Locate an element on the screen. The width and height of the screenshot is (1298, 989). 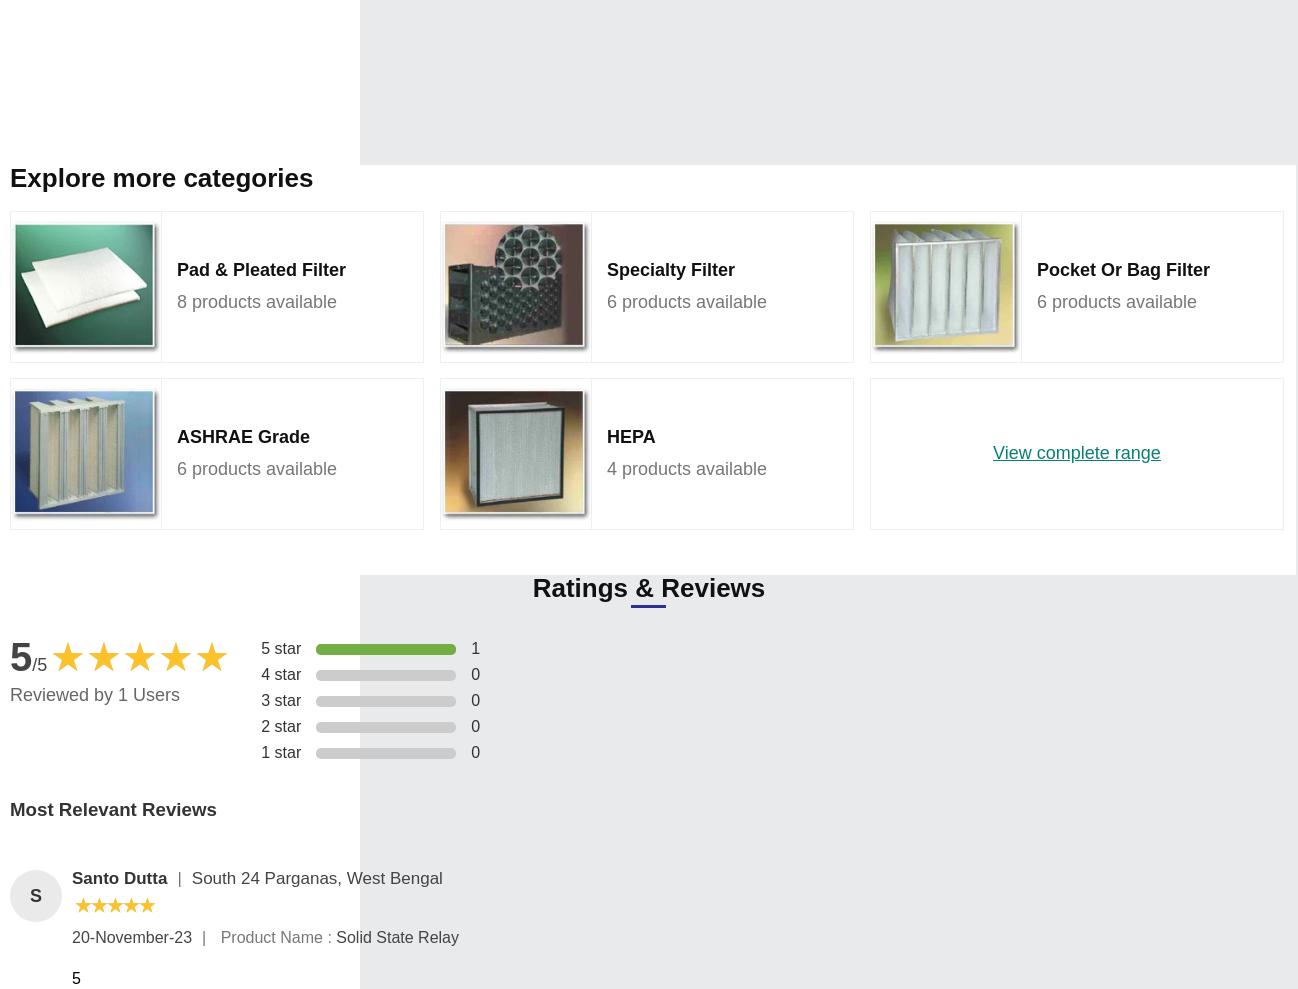
'Most Relevant Reviews' is located at coordinates (113, 808).